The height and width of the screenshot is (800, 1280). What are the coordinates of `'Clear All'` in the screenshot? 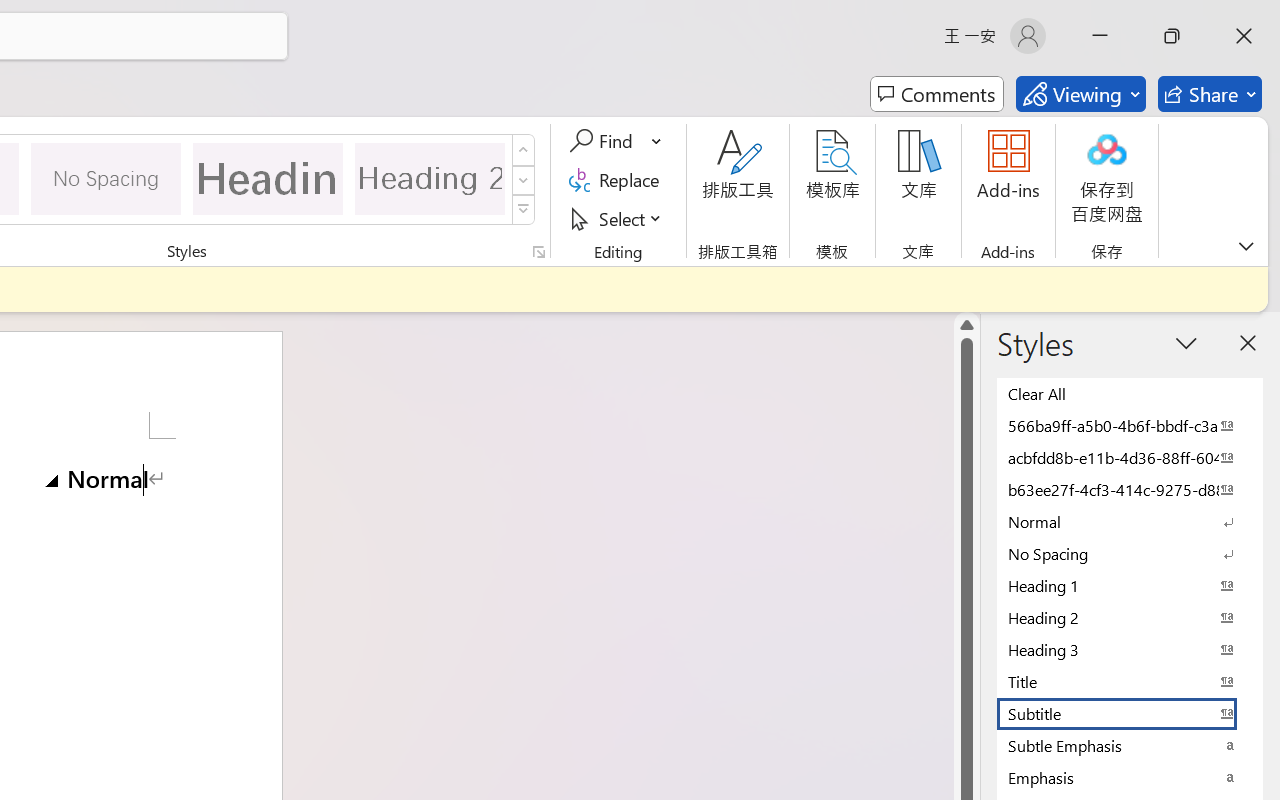 It's located at (1130, 392).